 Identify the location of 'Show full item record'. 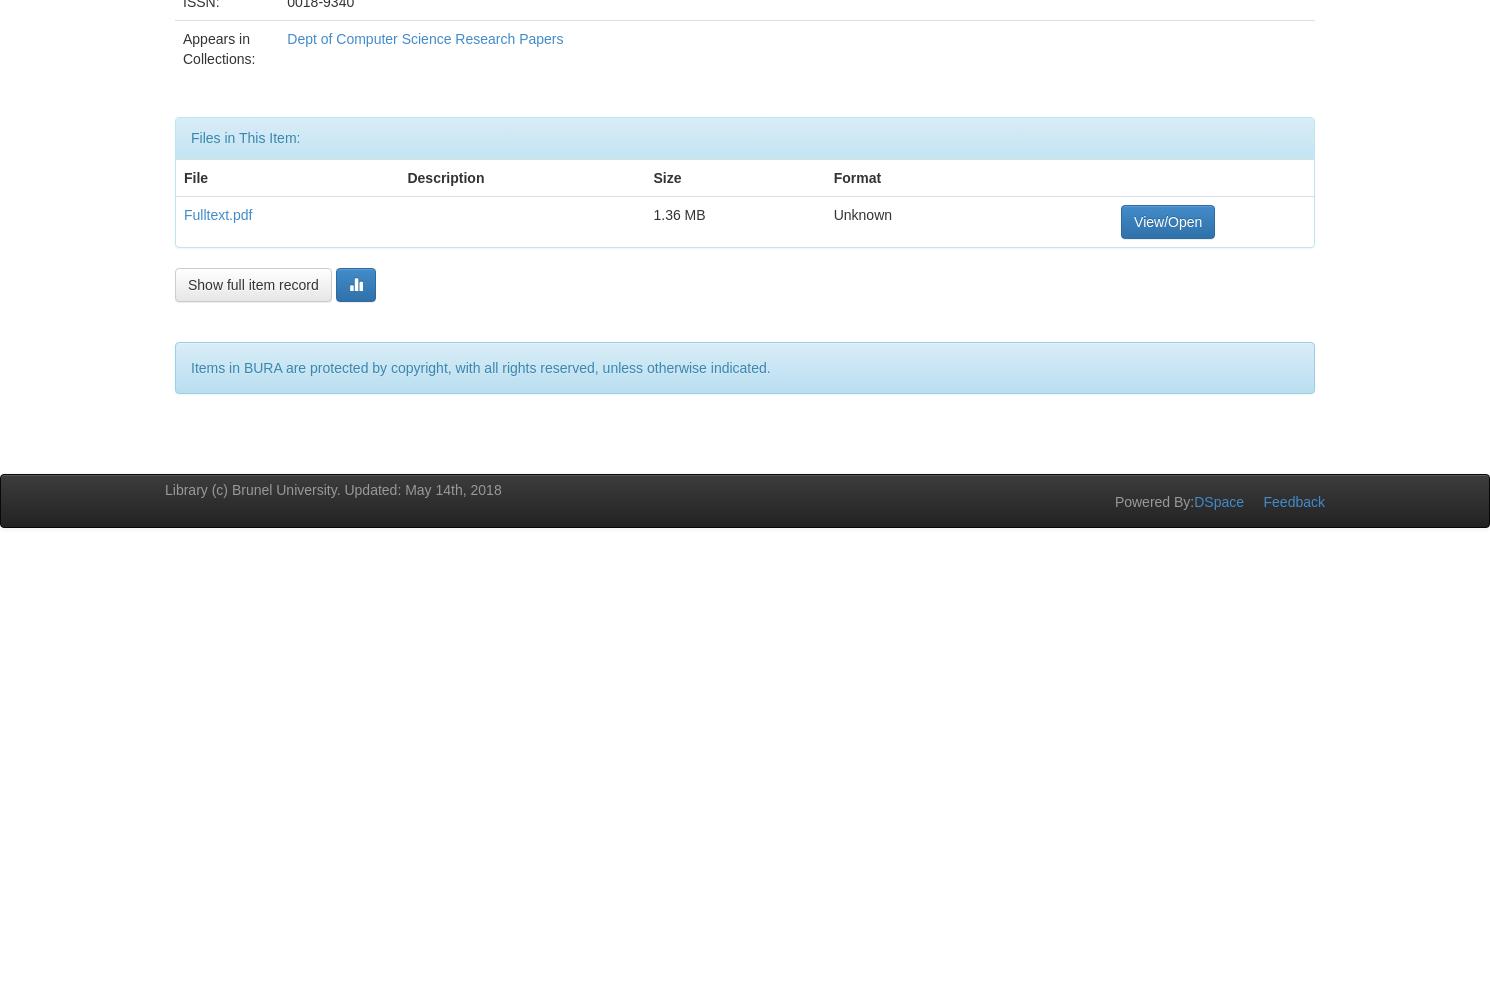
(252, 284).